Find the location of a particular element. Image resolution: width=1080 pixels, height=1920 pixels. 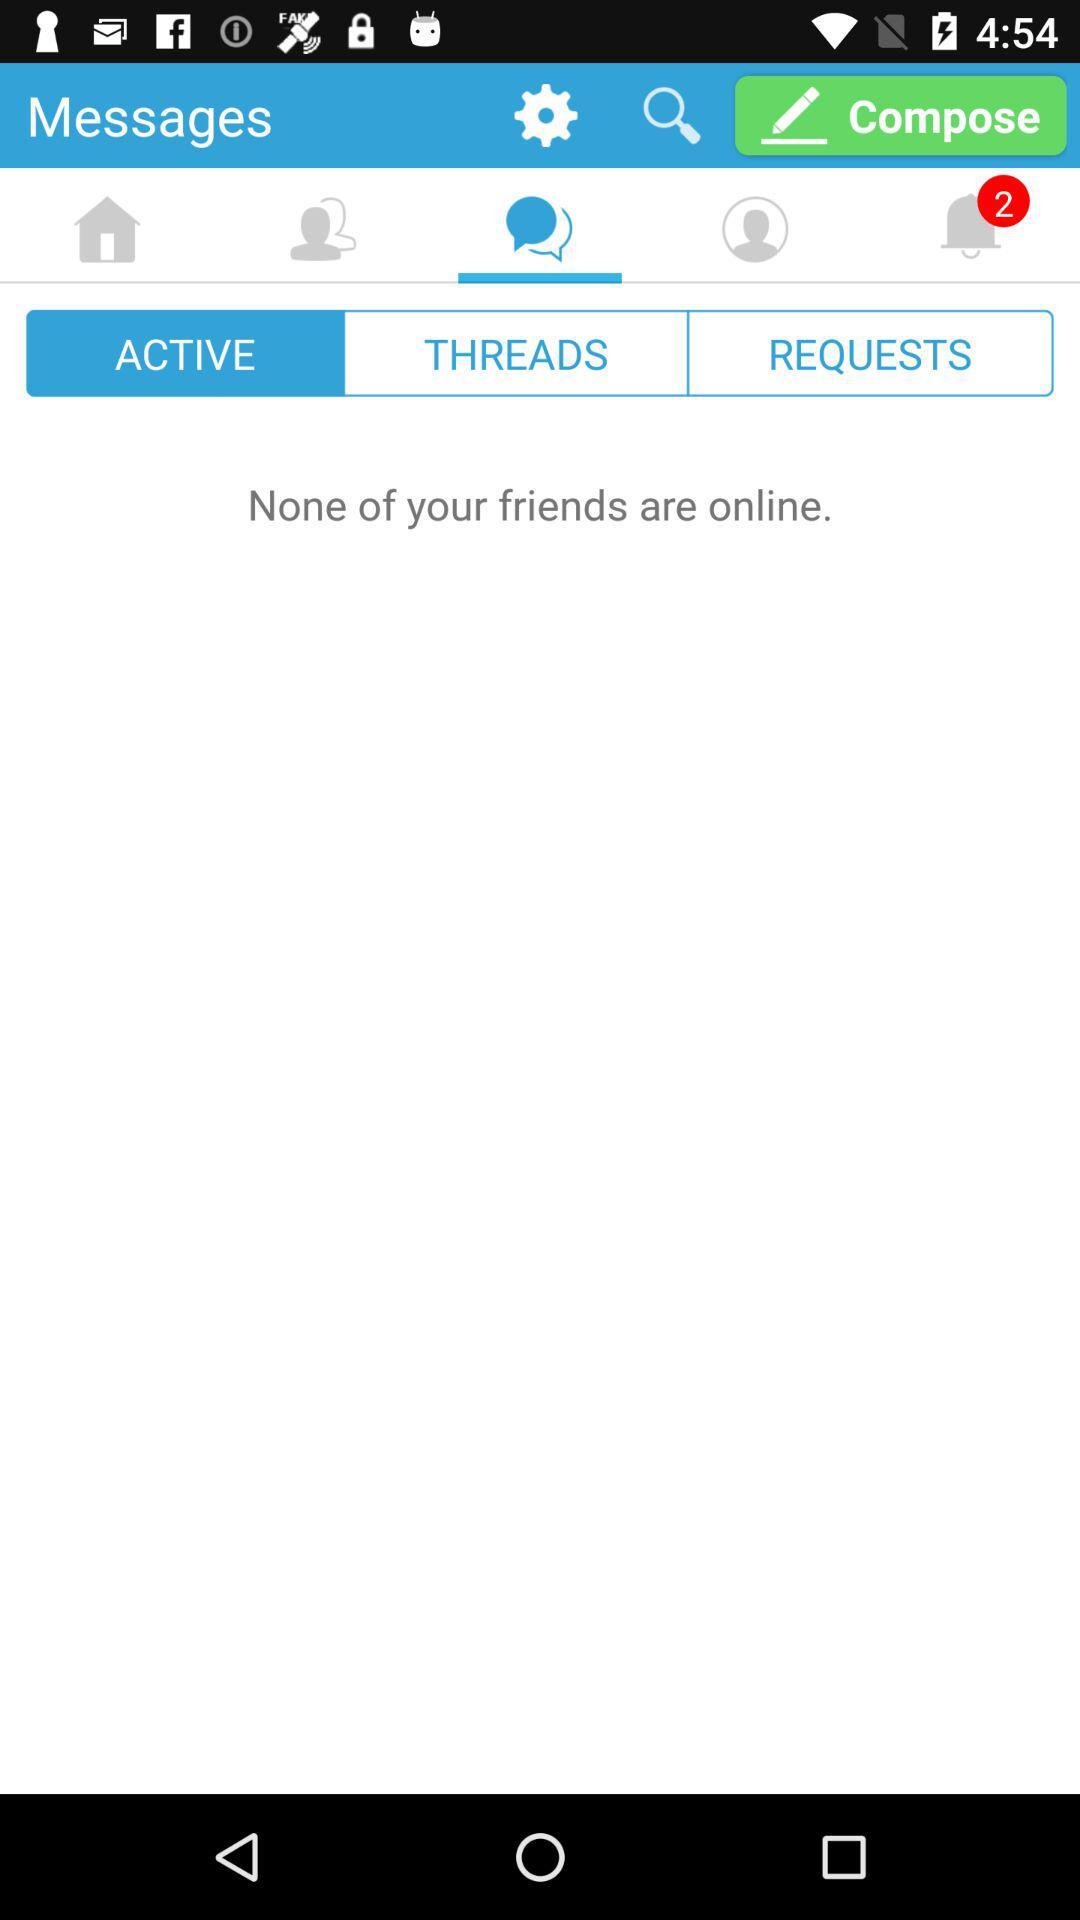

item to the left of threads icon is located at coordinates (185, 353).